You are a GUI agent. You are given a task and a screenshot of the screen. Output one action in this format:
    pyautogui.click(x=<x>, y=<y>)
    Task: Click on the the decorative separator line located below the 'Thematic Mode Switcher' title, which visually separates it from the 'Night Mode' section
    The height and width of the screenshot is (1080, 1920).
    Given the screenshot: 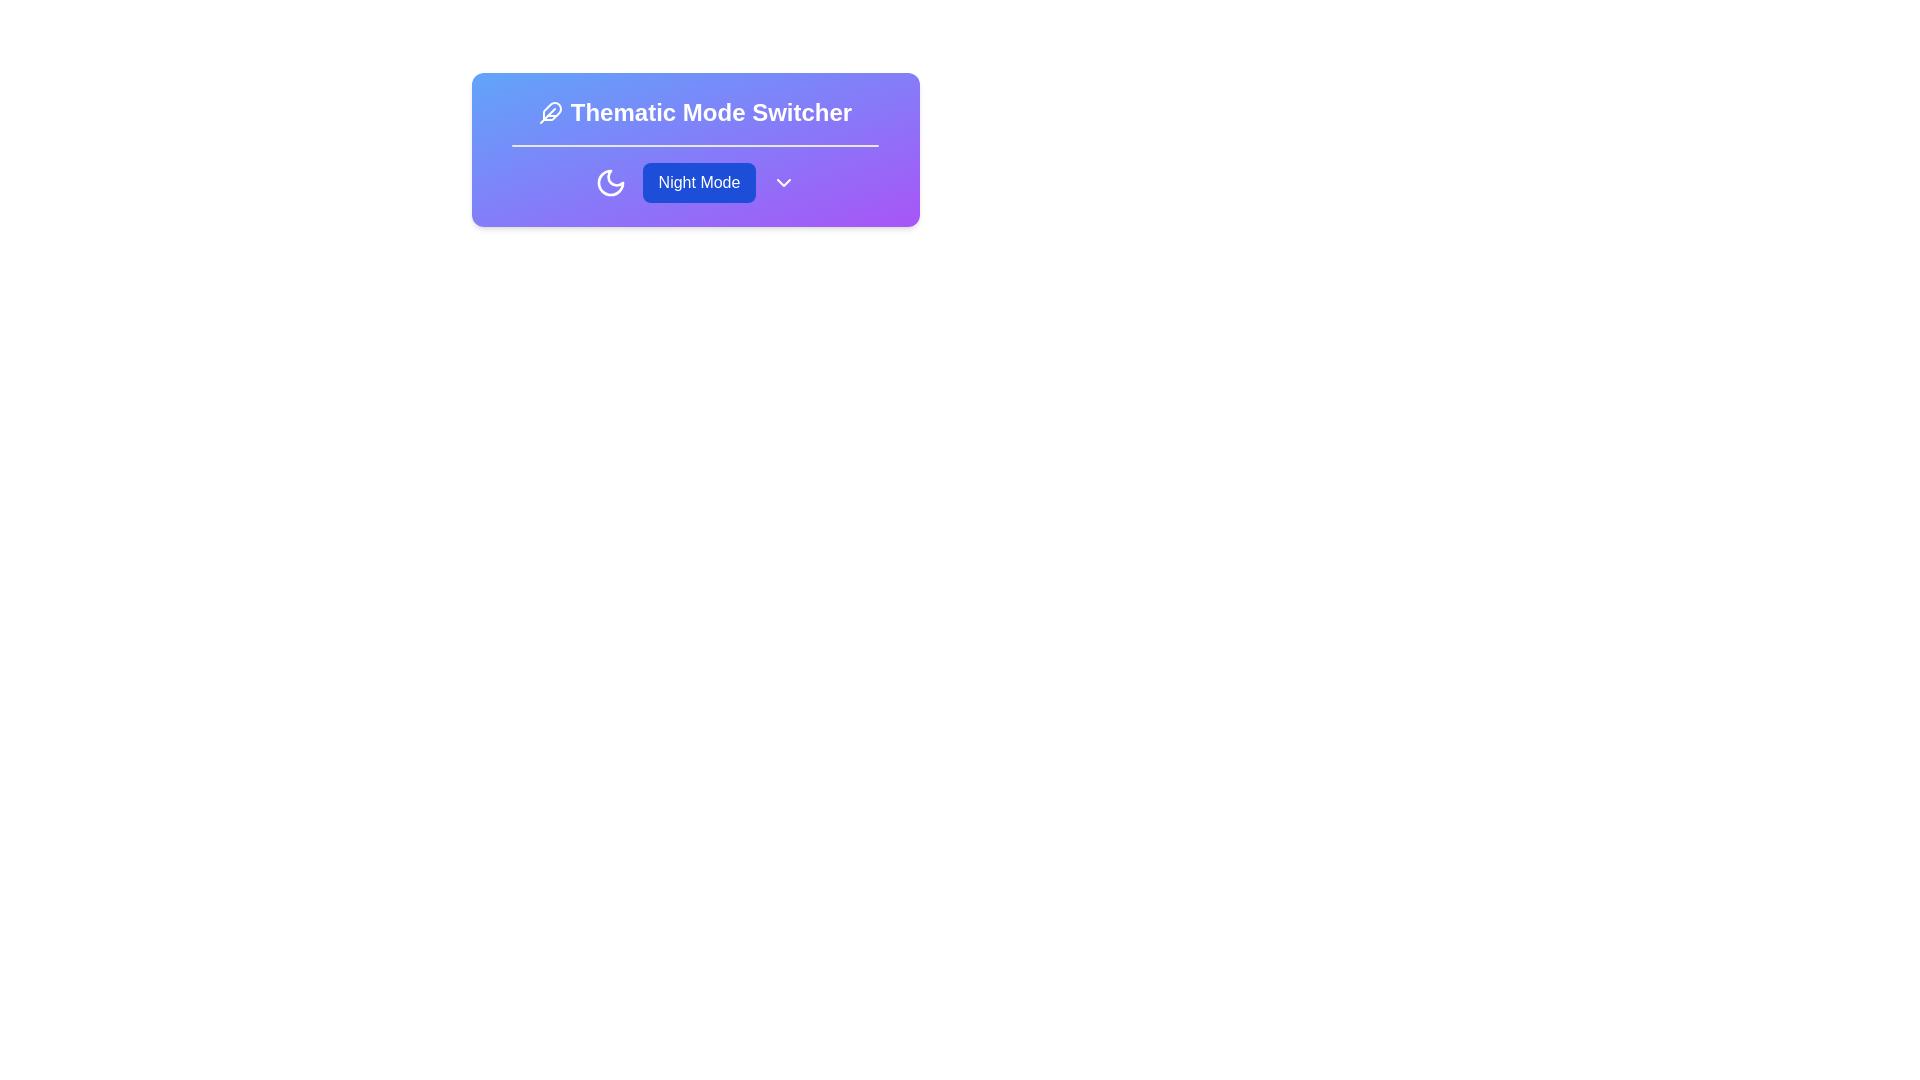 What is the action you would take?
    pyautogui.click(x=695, y=145)
    